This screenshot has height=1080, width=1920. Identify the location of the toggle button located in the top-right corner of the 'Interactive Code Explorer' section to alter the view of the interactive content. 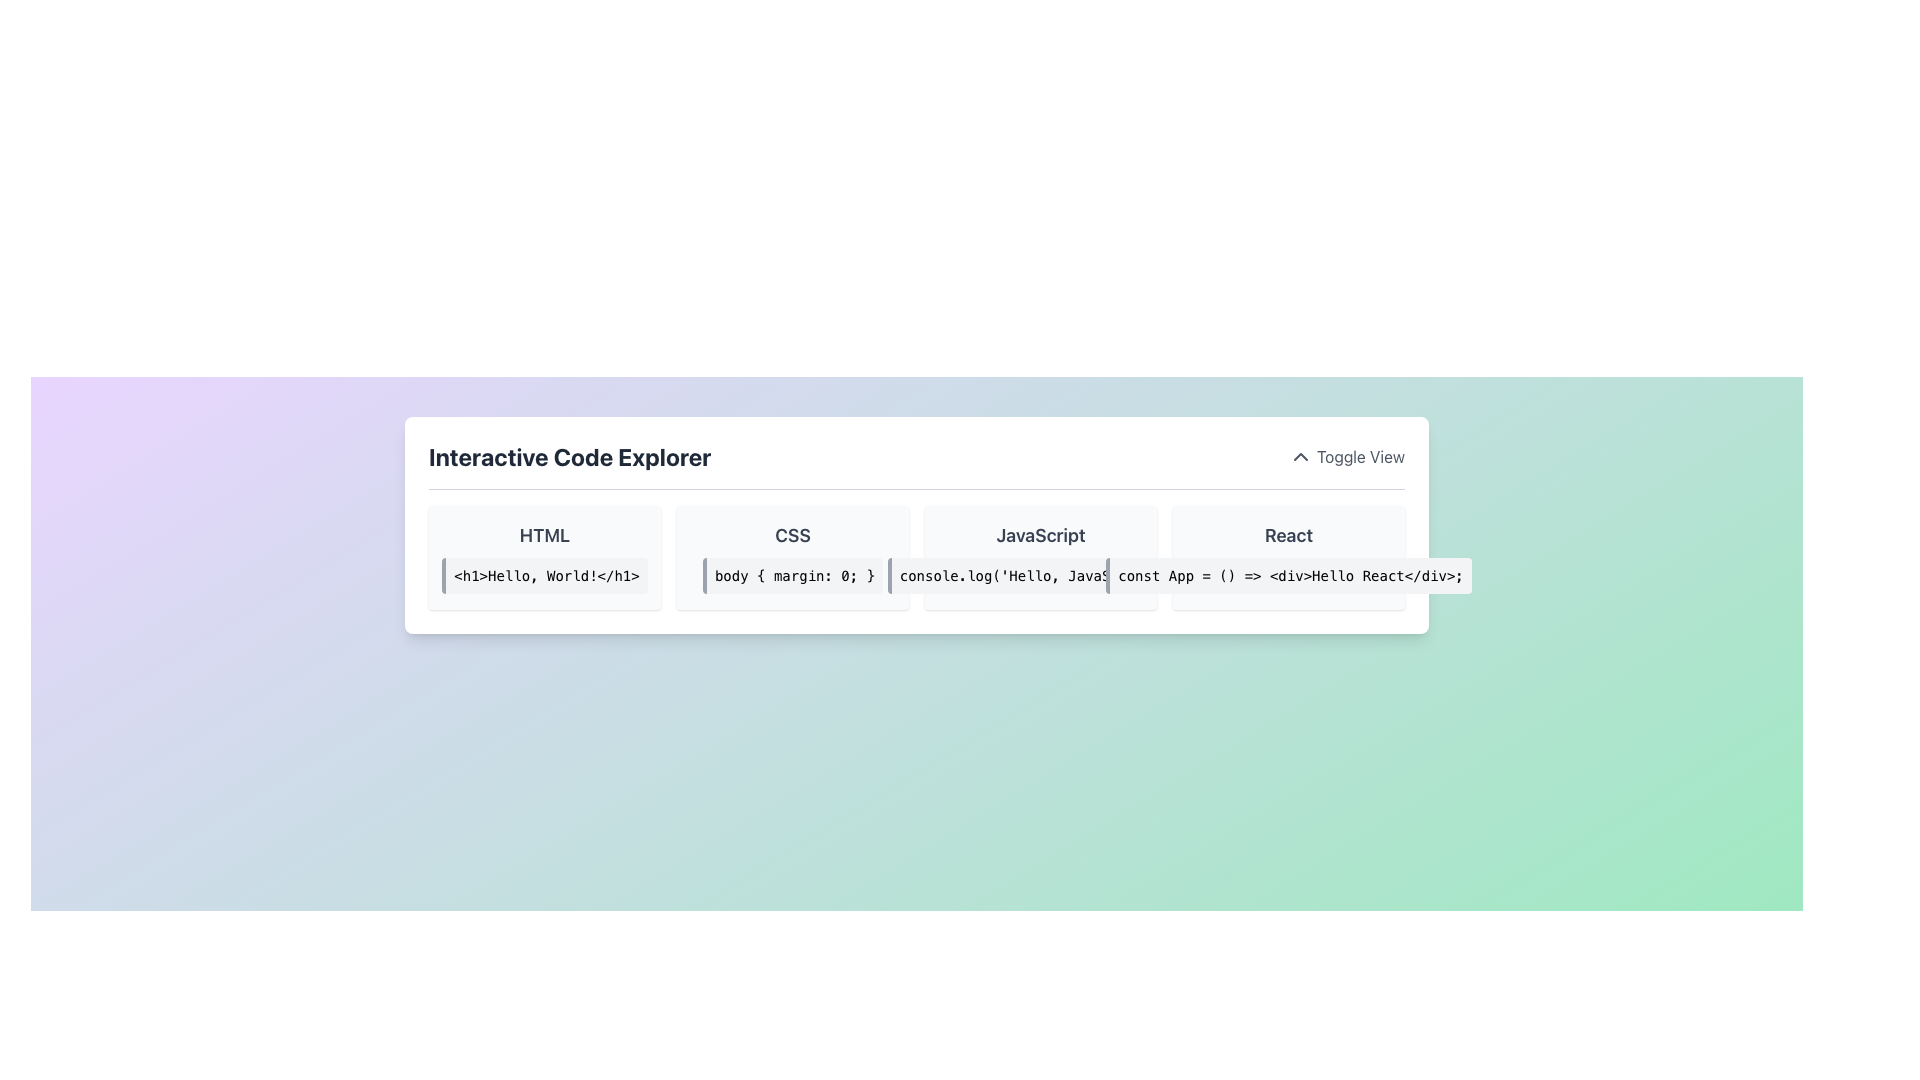
(1347, 456).